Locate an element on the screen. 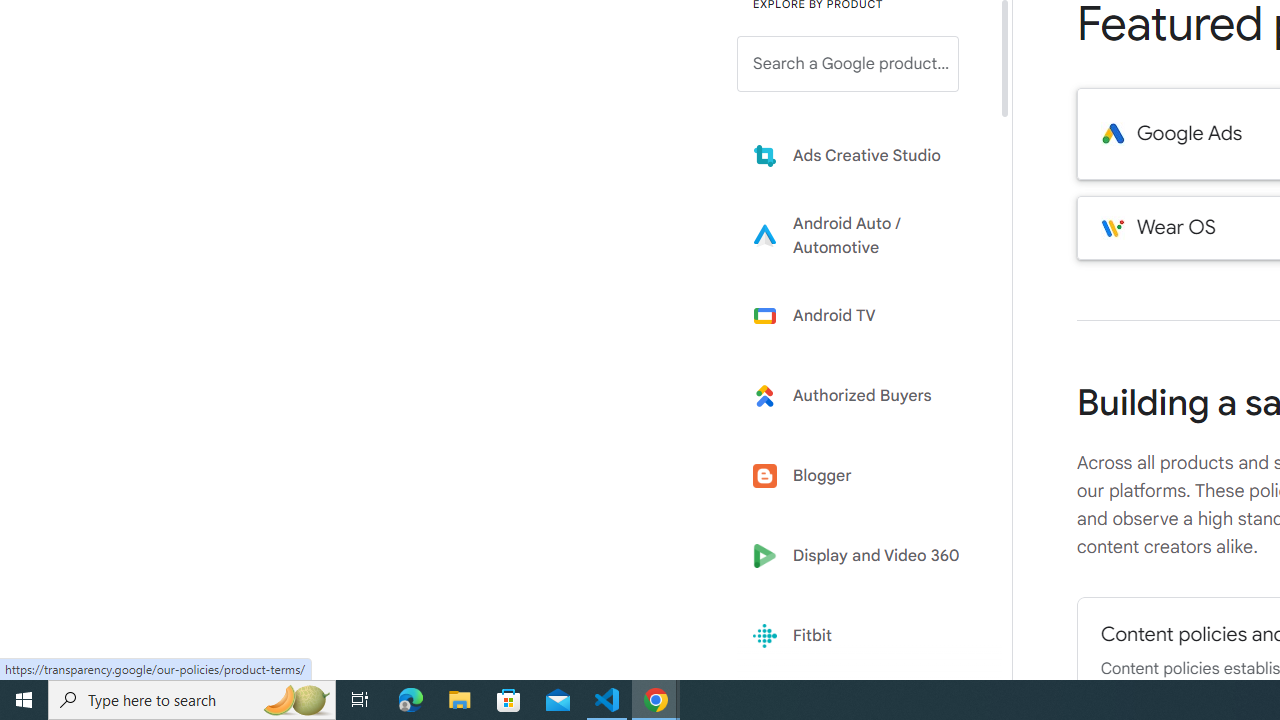 This screenshot has height=720, width=1280. 'Learn more about Ads Creative Studio' is located at coordinates (862, 154).